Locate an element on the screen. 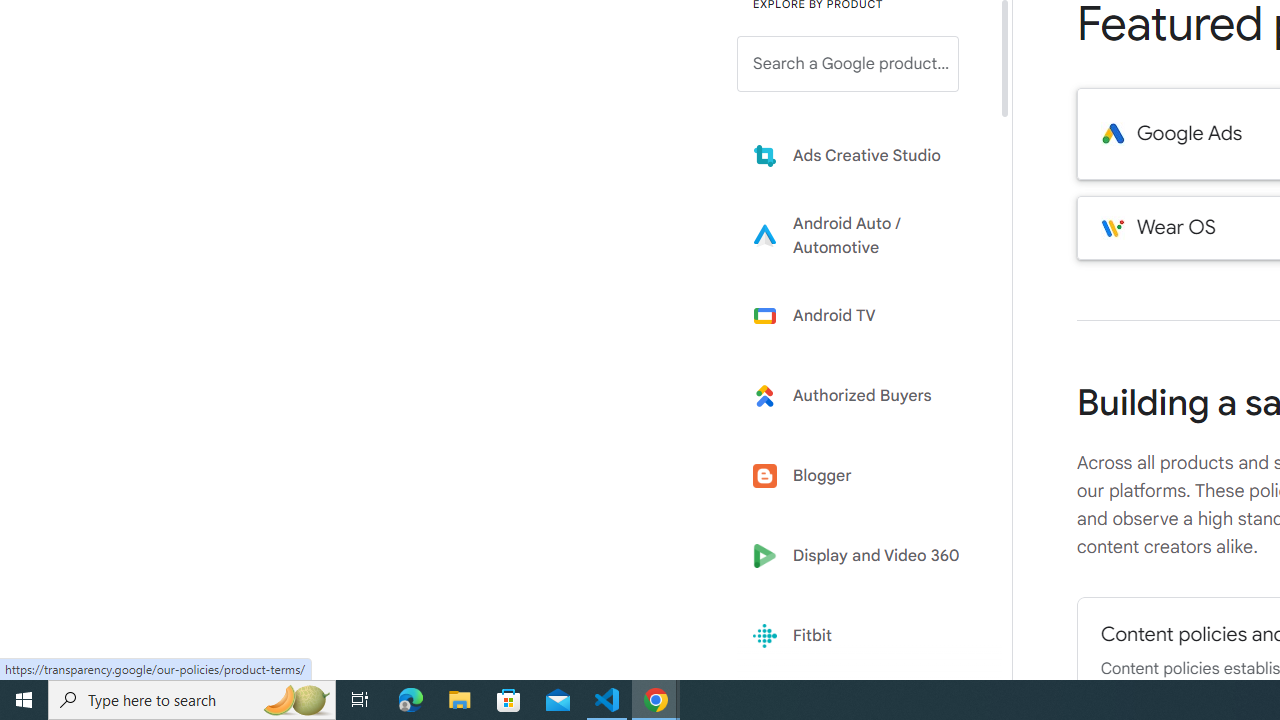 This screenshot has height=720, width=1280. 'Learn more about Ads Creative Studio' is located at coordinates (862, 154).